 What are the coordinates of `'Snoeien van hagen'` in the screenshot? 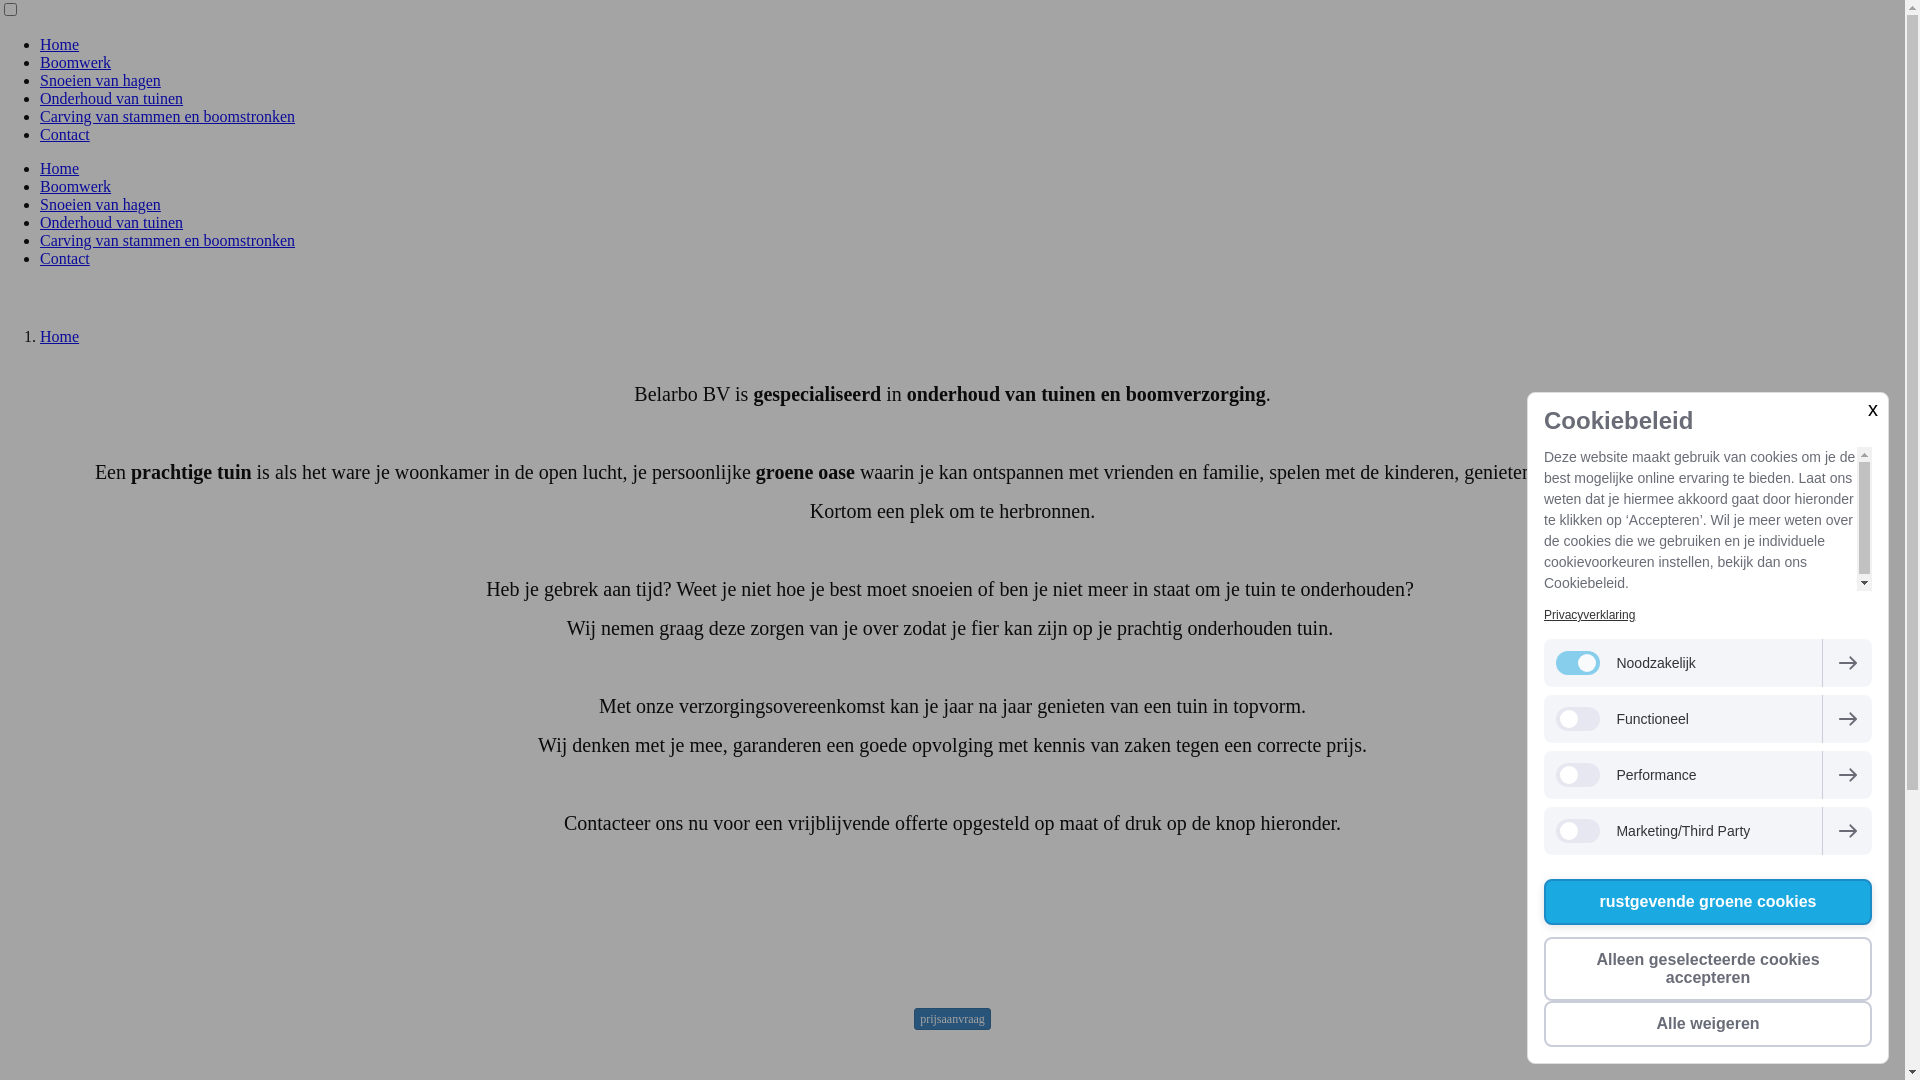 It's located at (39, 204).